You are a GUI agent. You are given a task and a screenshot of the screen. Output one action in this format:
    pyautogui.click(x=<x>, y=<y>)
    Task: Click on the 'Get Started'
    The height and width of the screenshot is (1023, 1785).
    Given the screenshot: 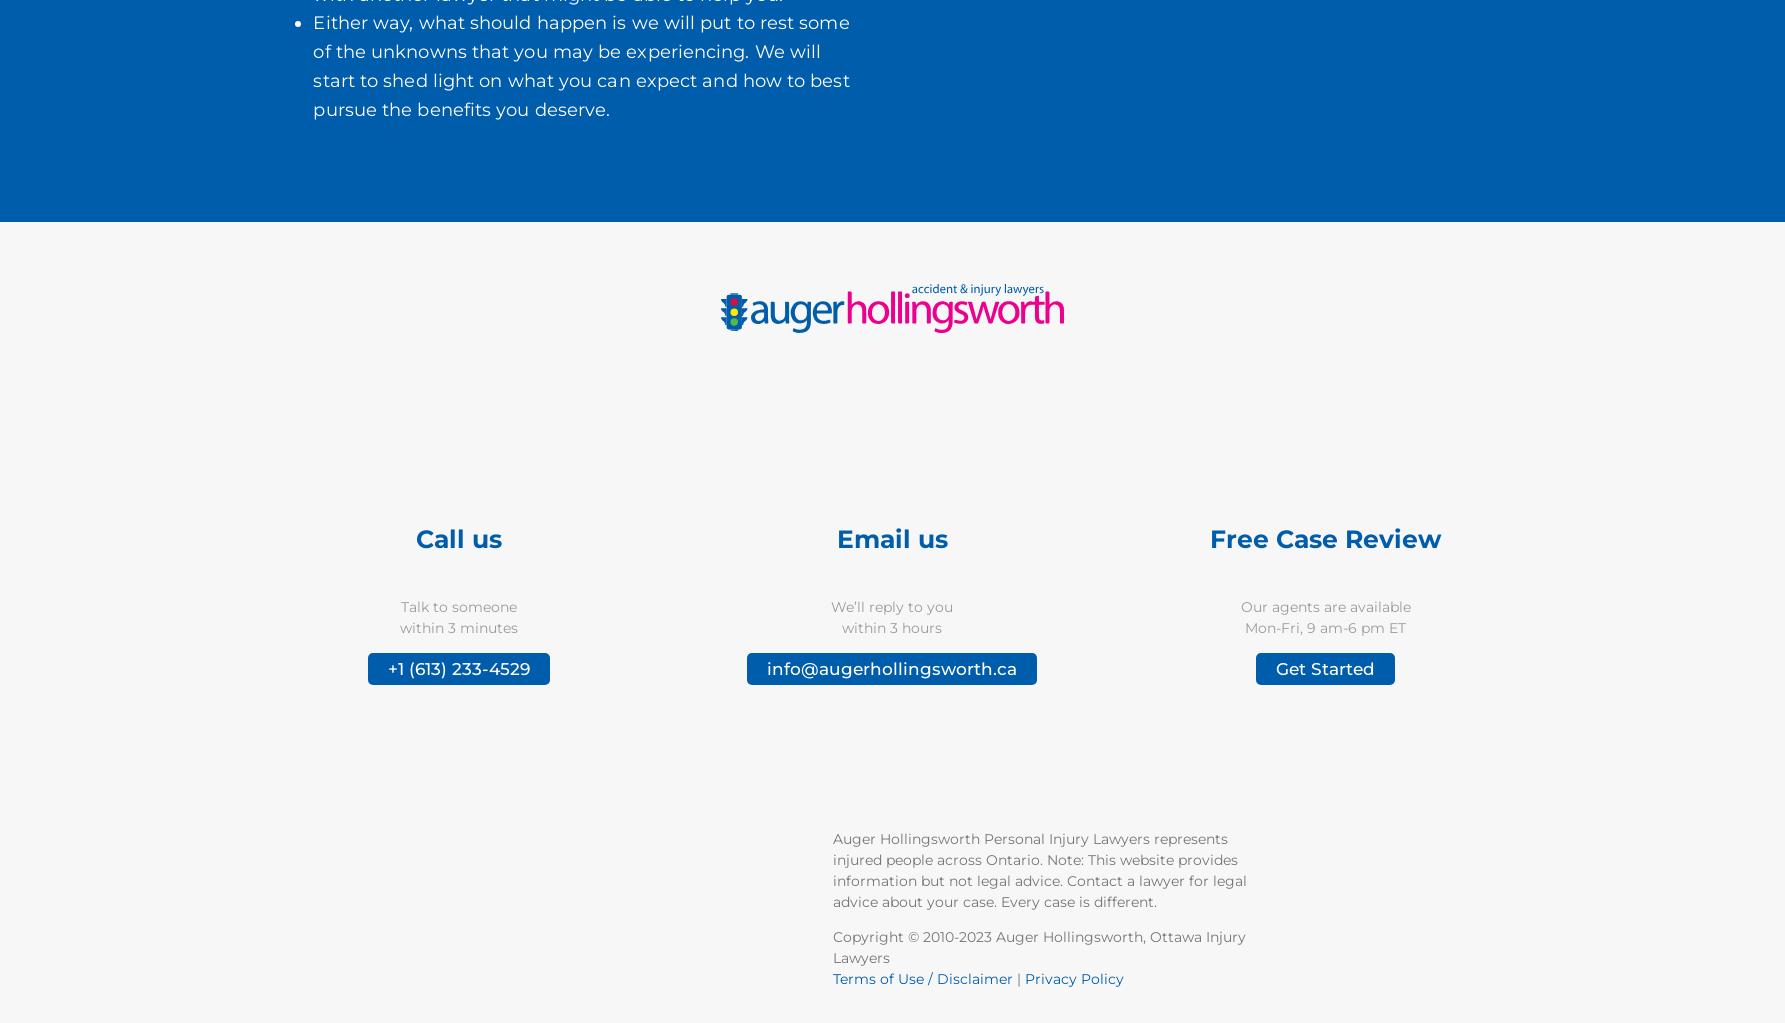 What is the action you would take?
    pyautogui.click(x=1325, y=669)
    